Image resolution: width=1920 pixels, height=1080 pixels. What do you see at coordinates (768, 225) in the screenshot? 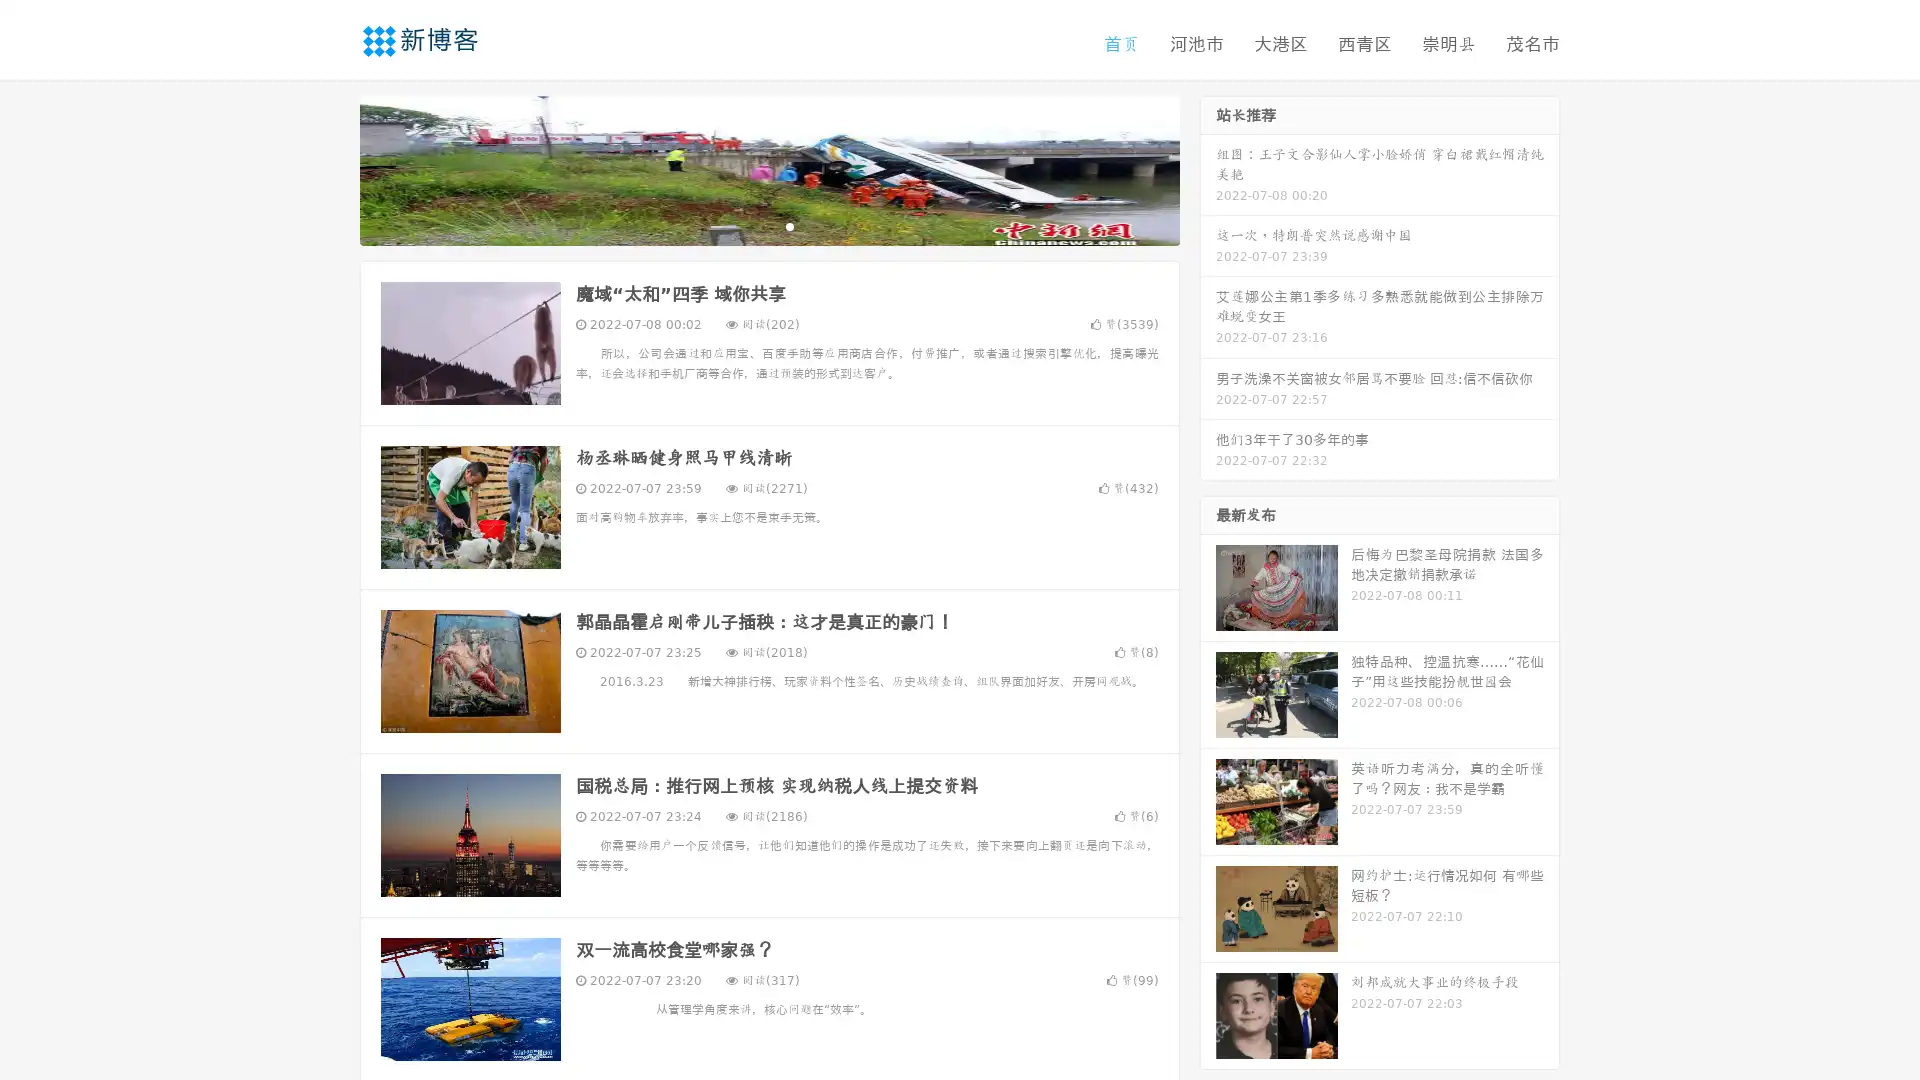
I see `Go to slide 2` at bounding box center [768, 225].